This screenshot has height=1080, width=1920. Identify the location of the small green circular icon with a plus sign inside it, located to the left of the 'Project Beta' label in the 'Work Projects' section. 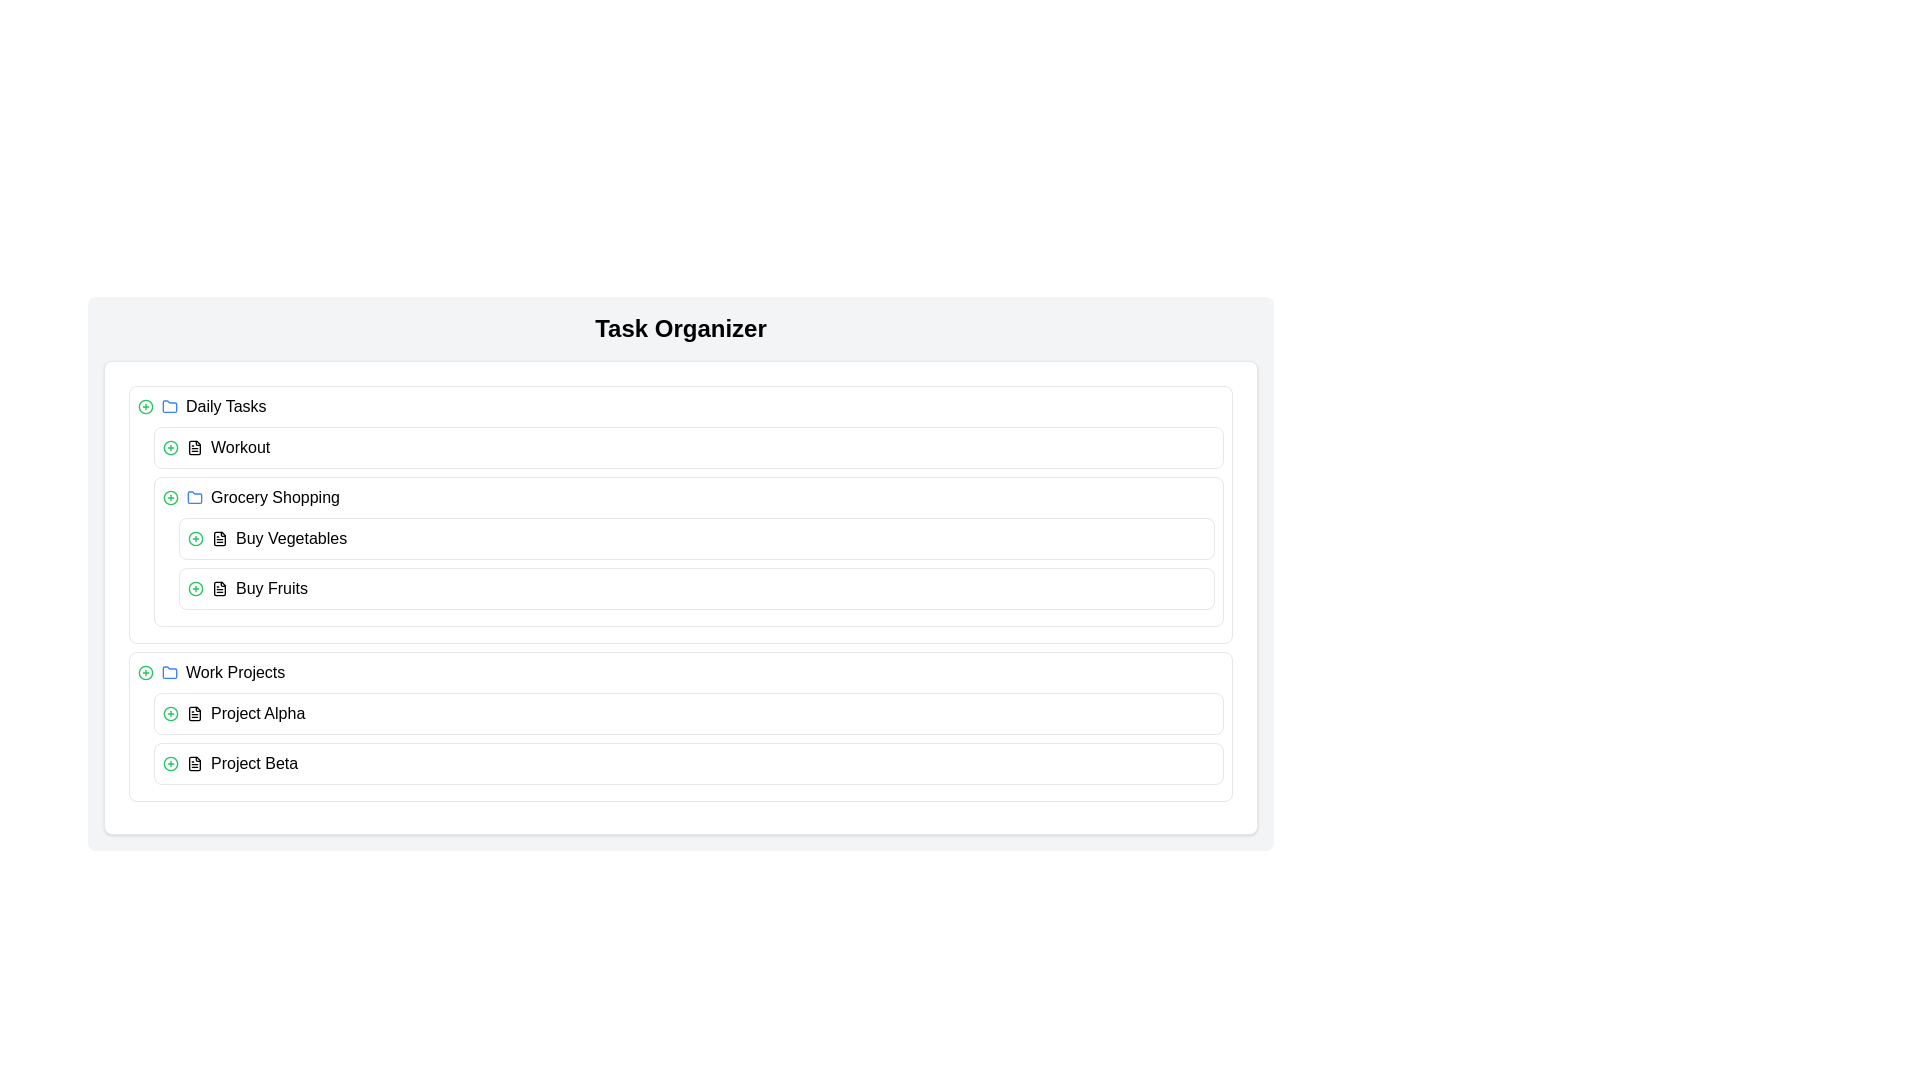
(171, 763).